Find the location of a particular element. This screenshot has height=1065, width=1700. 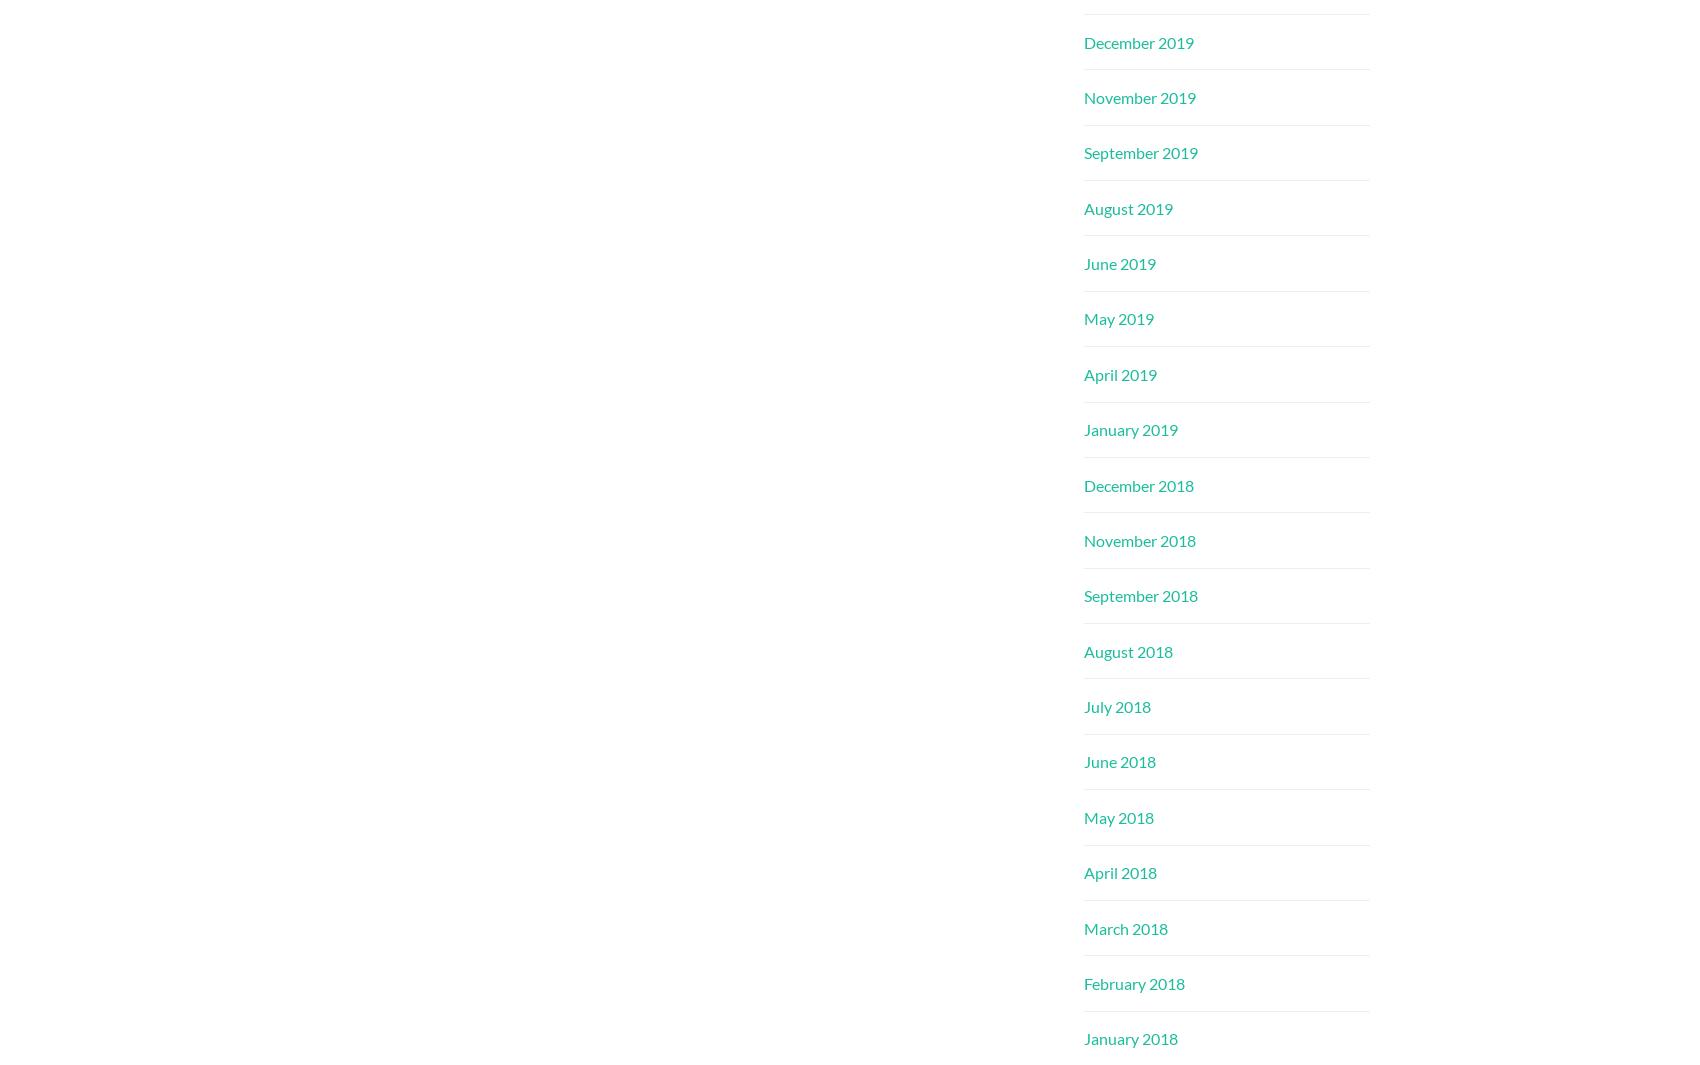

'February 2018' is located at coordinates (1134, 982).